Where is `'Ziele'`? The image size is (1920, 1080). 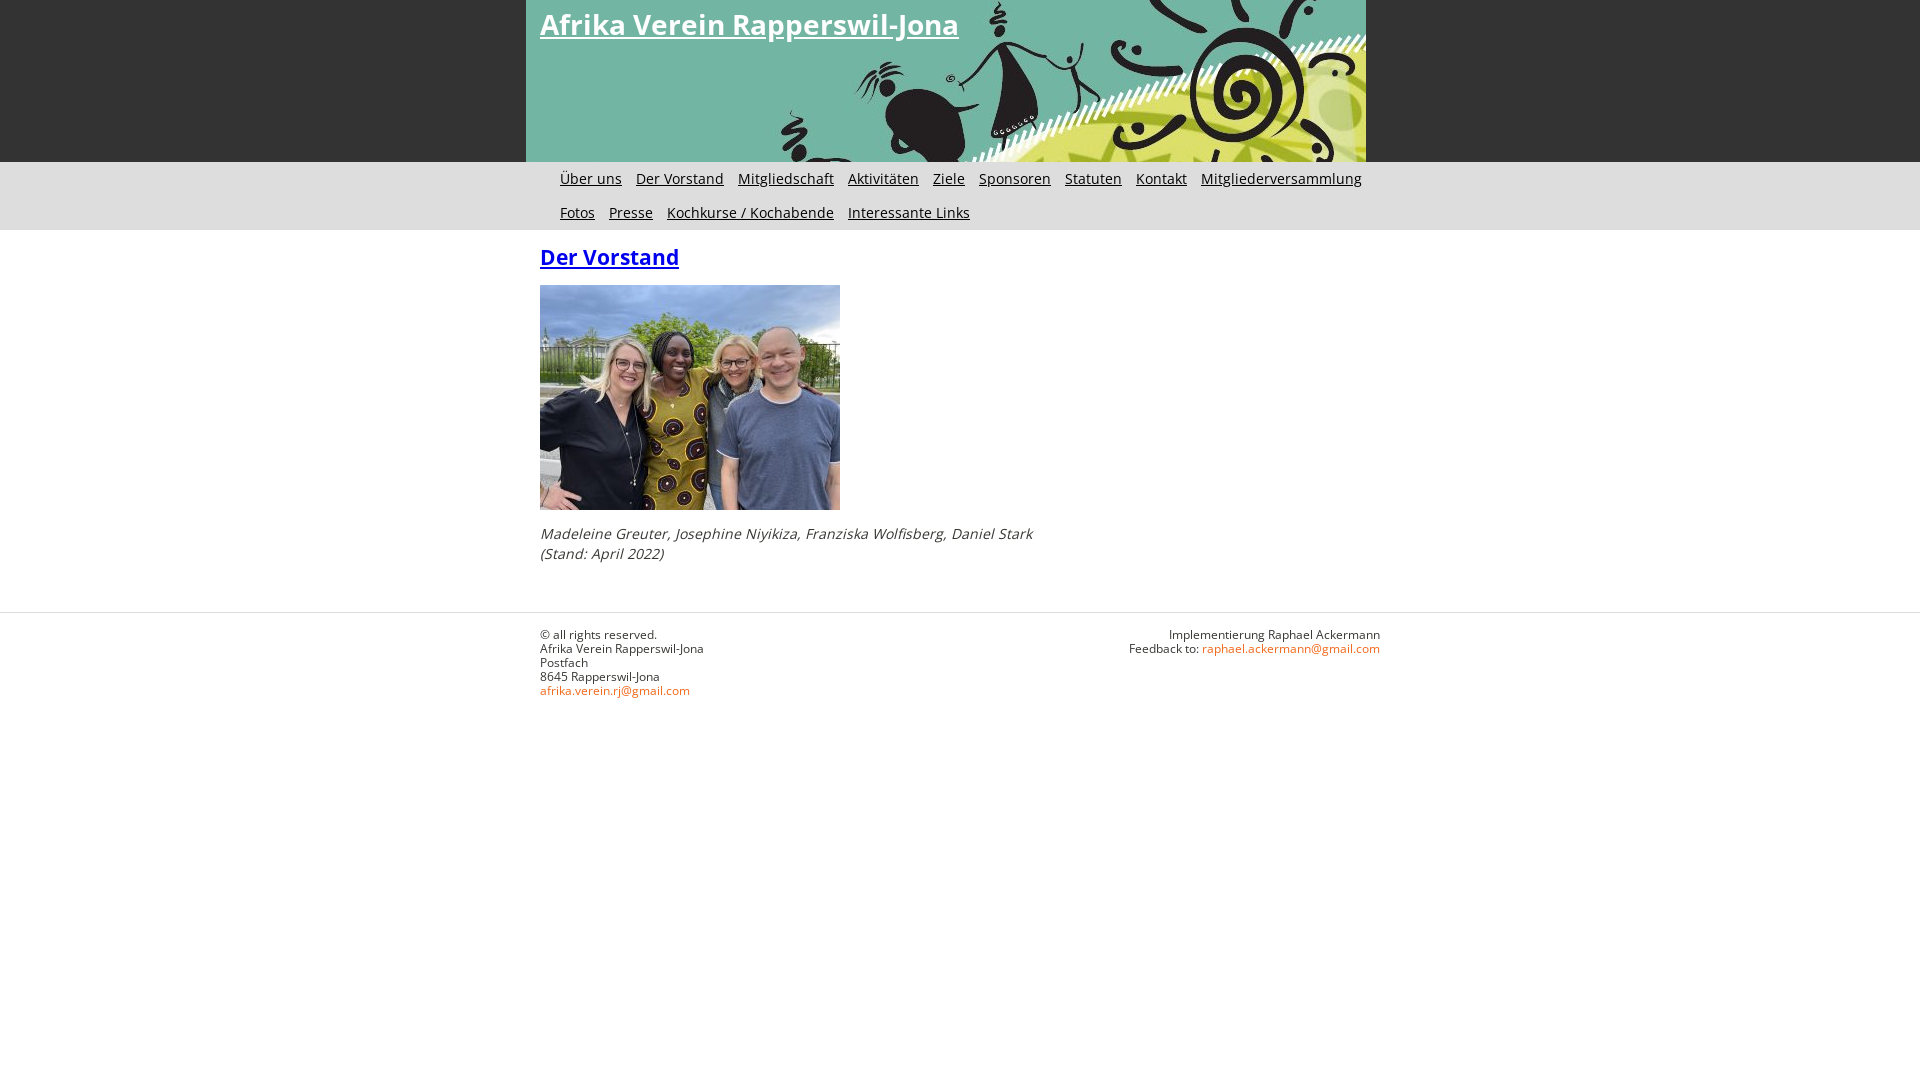 'Ziele' is located at coordinates (948, 177).